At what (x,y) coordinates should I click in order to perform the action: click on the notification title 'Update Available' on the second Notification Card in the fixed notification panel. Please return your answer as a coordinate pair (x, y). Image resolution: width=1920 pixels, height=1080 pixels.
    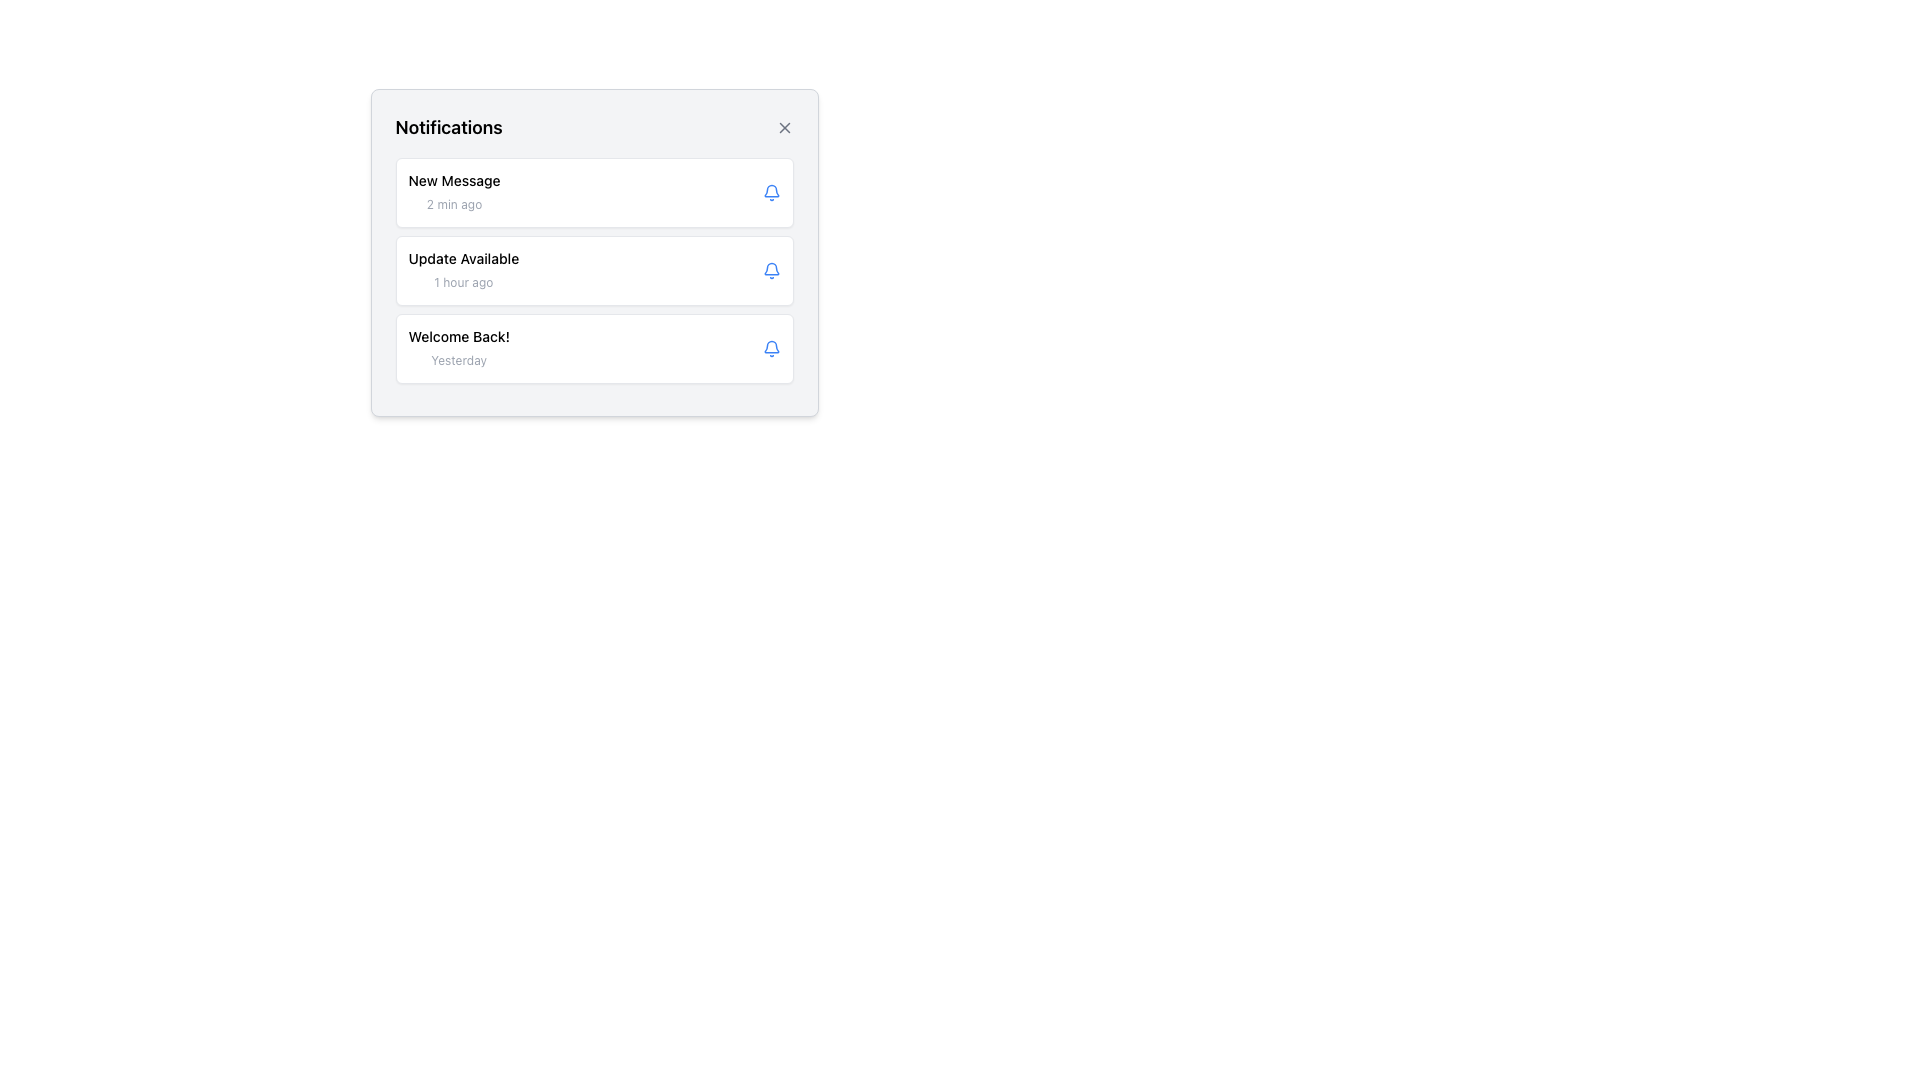
    Looking at the image, I should click on (593, 252).